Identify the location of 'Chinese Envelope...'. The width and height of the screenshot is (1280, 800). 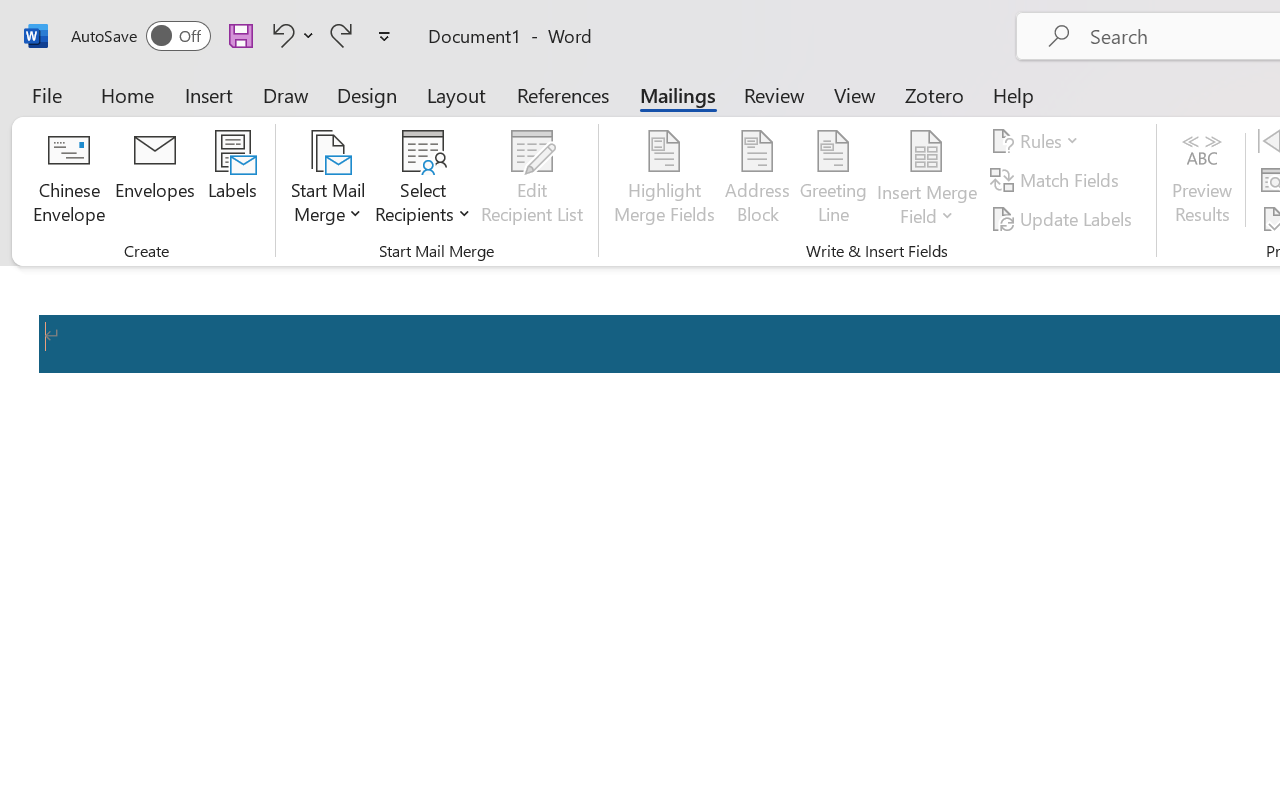
(69, 179).